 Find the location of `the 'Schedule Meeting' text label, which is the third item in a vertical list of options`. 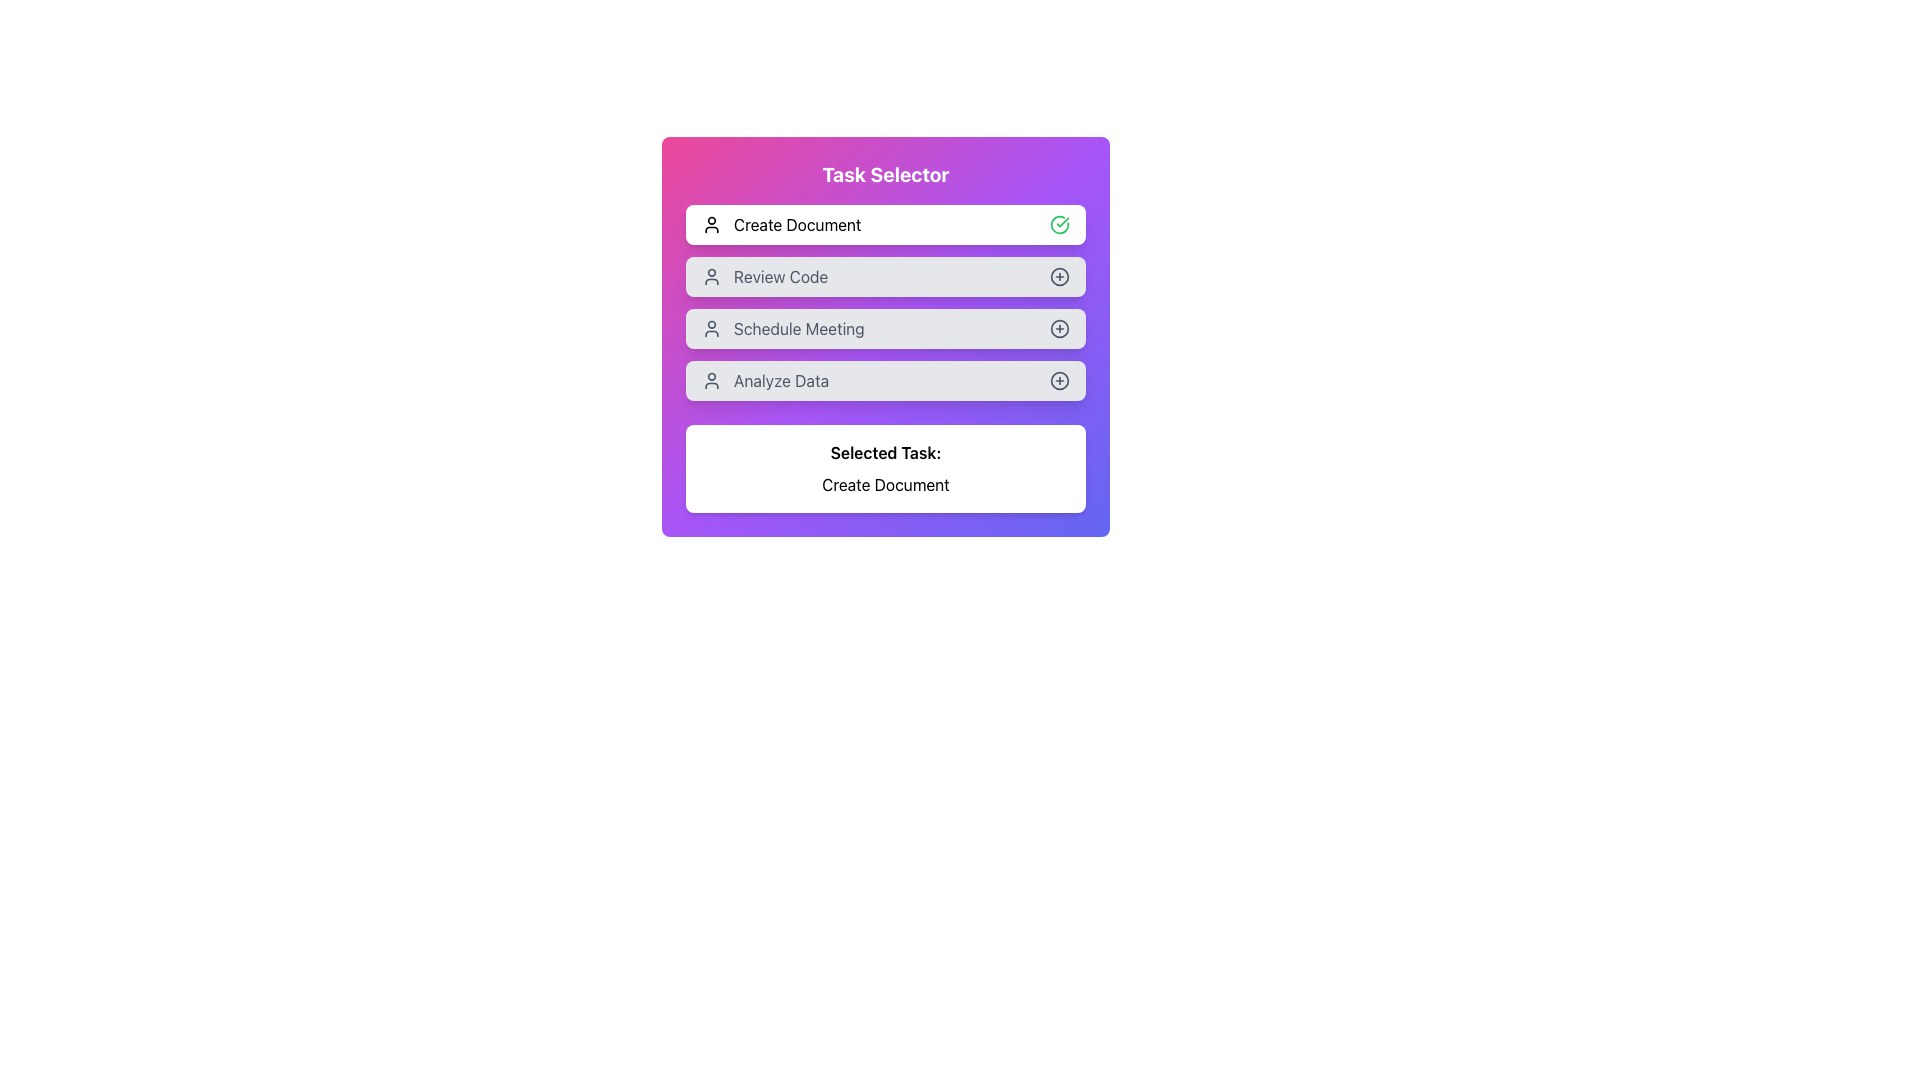

the 'Schedule Meeting' text label, which is the third item in a vertical list of options is located at coordinates (782, 327).